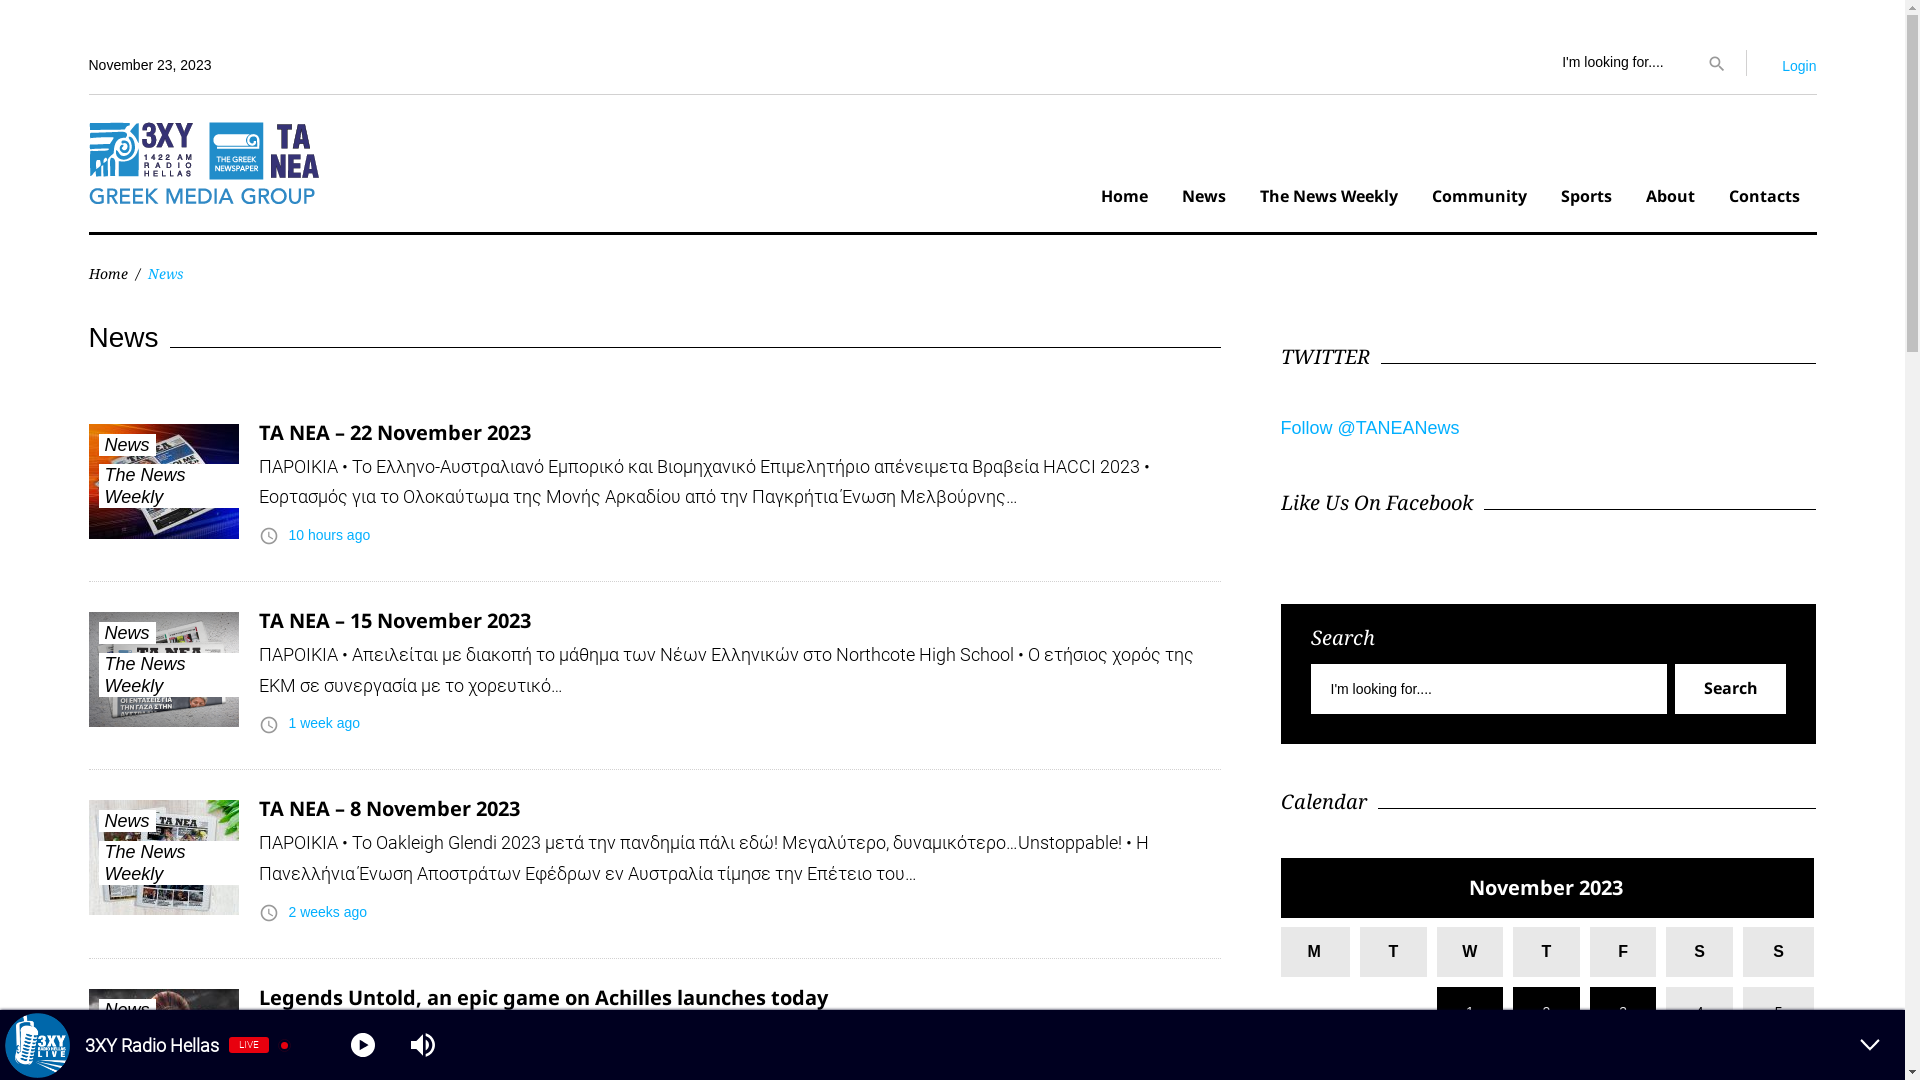  What do you see at coordinates (1478, 199) in the screenshot?
I see `'Community'` at bounding box center [1478, 199].